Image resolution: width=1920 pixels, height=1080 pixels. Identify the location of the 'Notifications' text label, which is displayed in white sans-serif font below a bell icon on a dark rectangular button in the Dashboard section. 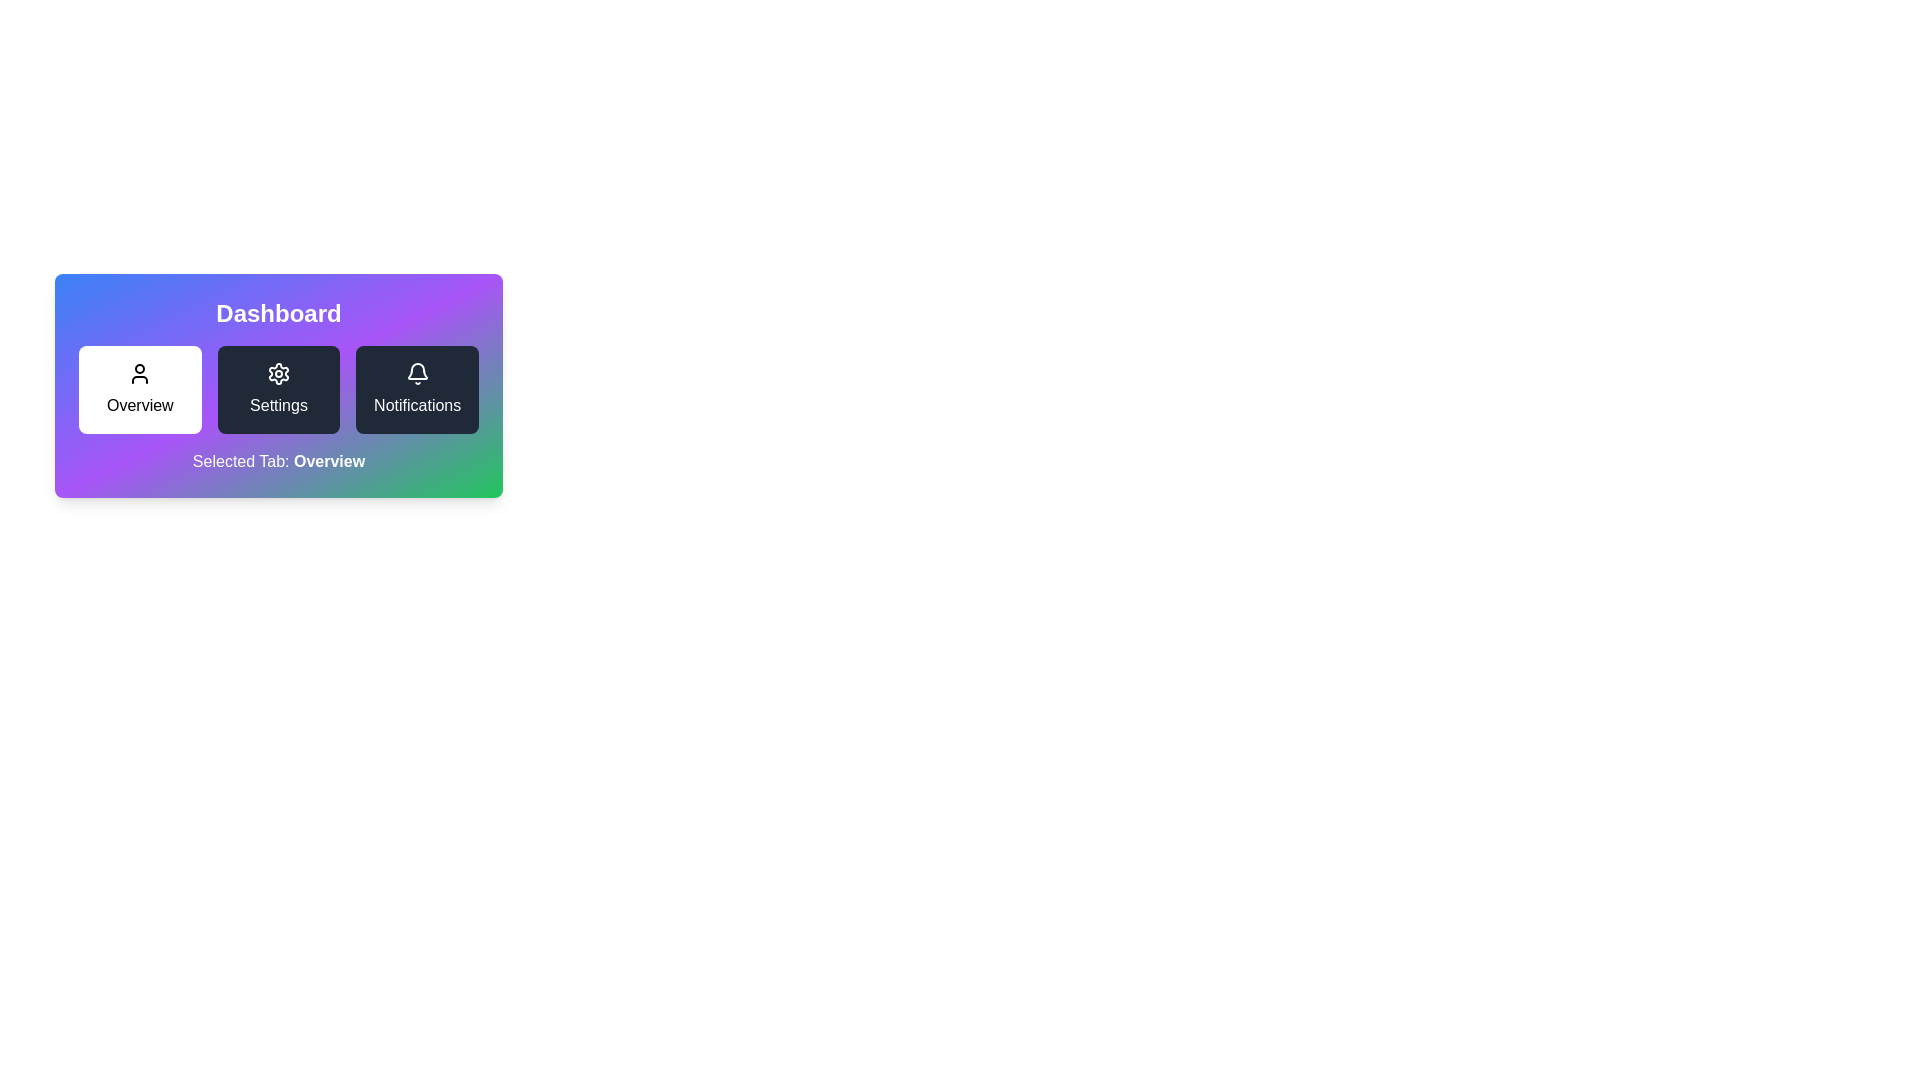
(416, 405).